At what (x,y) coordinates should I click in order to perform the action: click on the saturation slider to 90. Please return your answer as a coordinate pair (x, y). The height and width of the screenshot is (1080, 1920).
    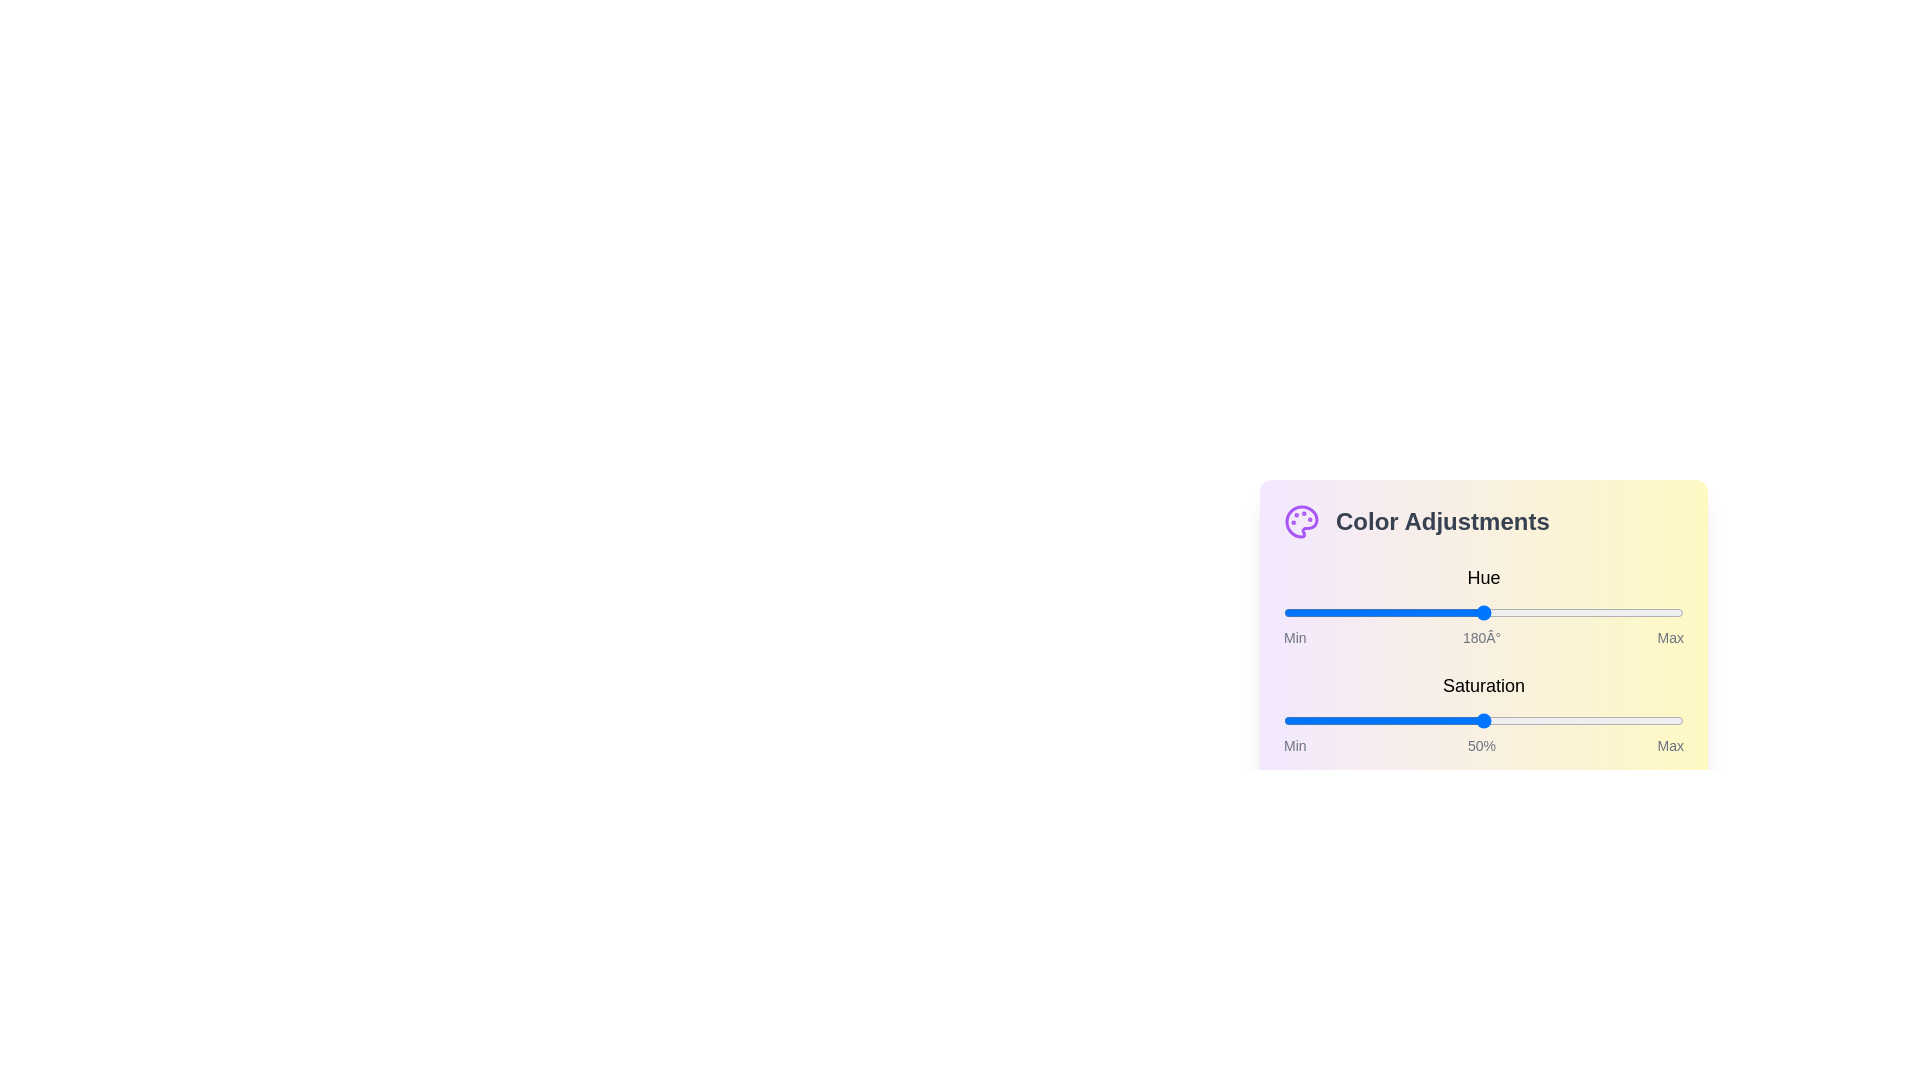
    Looking at the image, I should click on (1643, 721).